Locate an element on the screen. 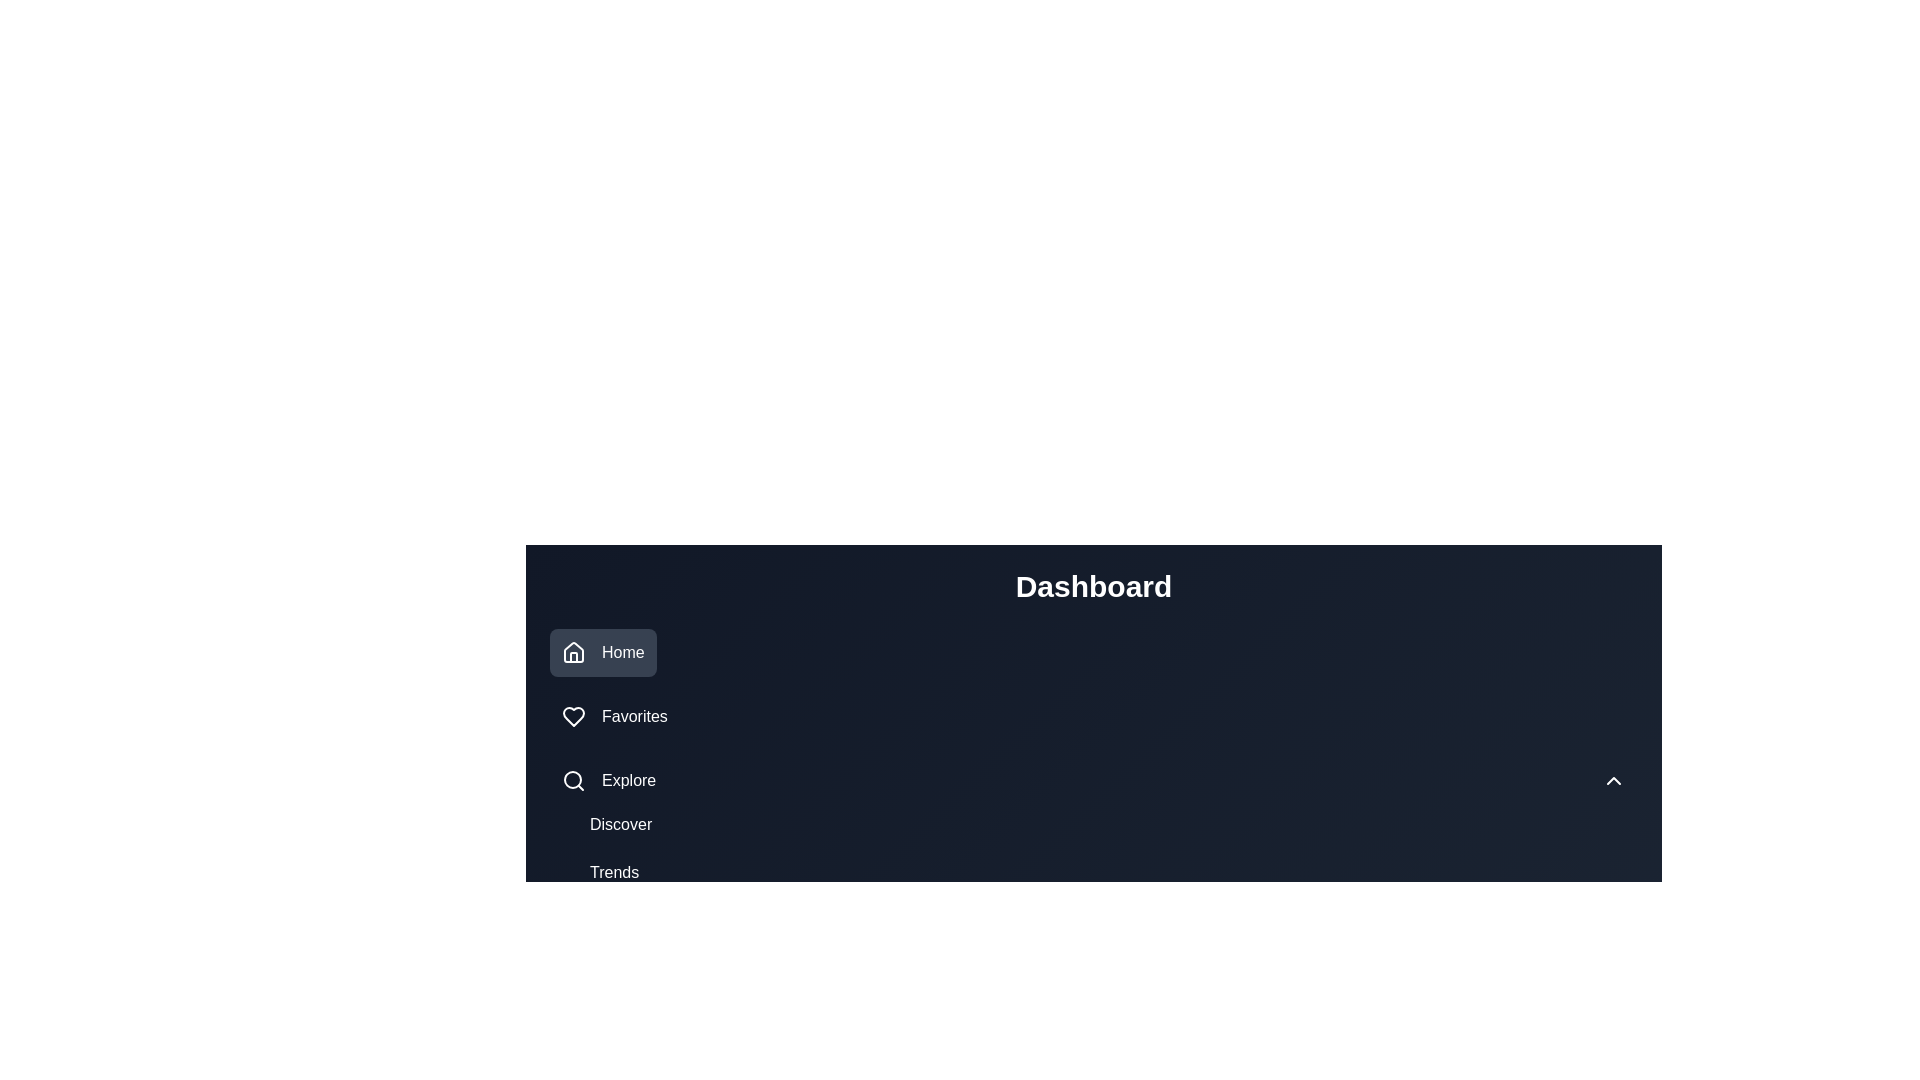 This screenshot has height=1080, width=1920. the representation of the Favorites icon located in the left sidebar navigation menu, positioned between the 'Home' button above and the 'Explore' option below is located at coordinates (573, 716).